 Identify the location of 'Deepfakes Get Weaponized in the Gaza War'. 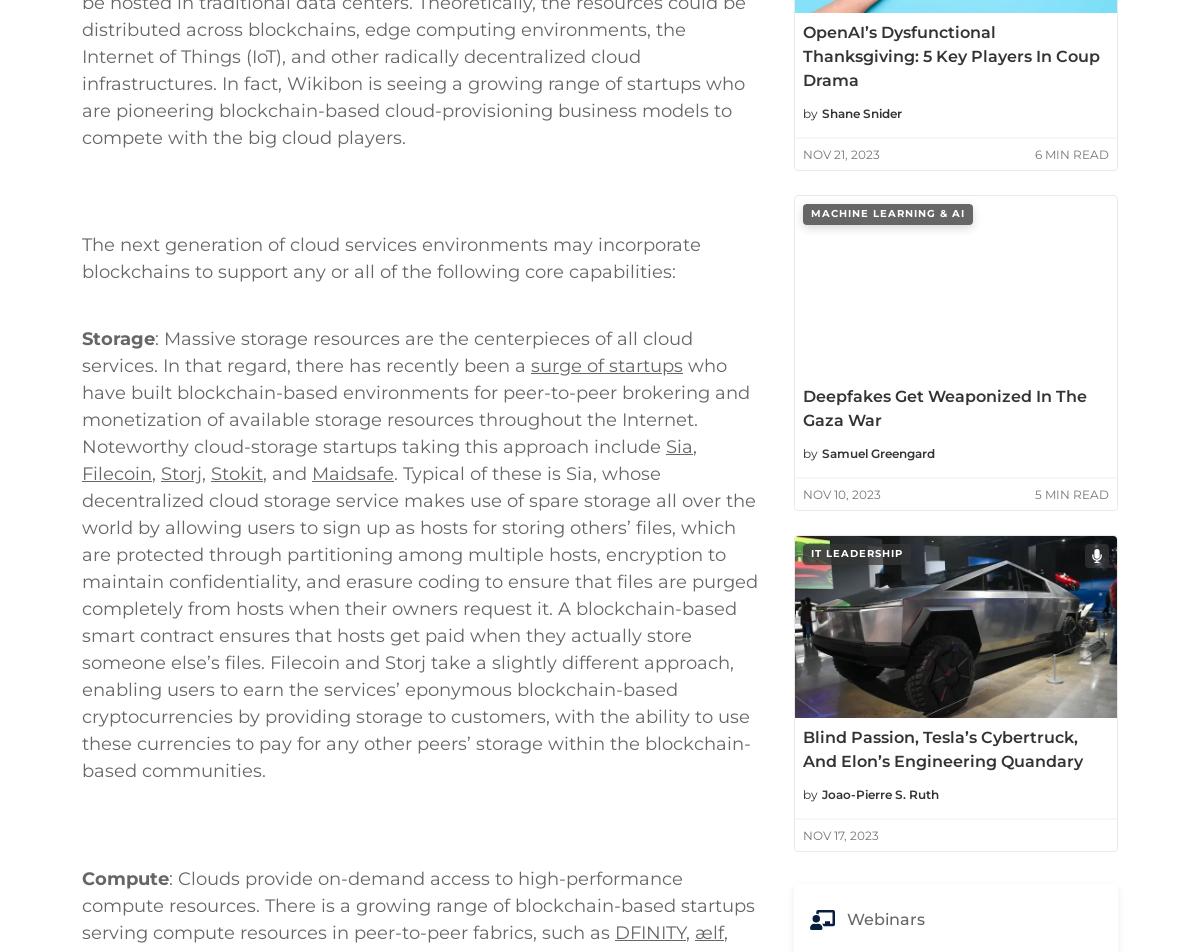
(945, 408).